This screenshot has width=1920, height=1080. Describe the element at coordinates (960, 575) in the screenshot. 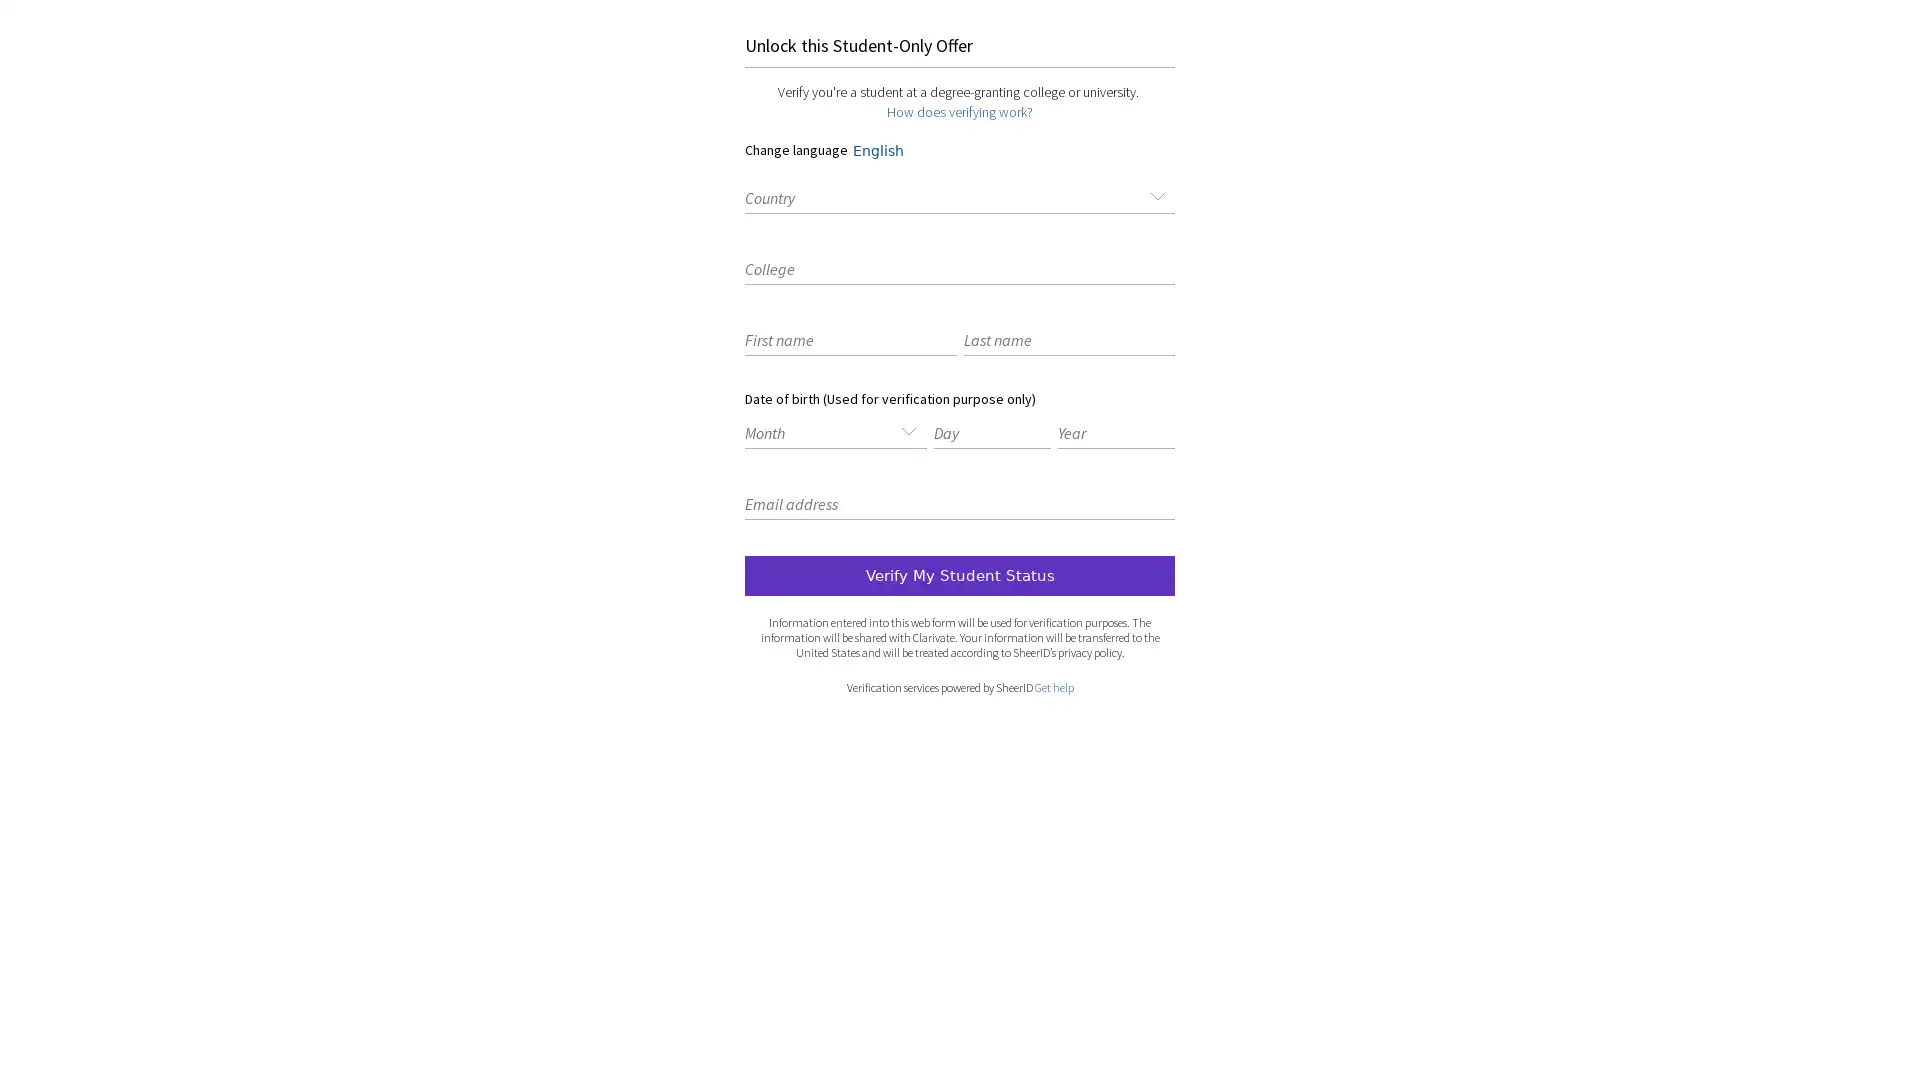

I see `submit` at that location.